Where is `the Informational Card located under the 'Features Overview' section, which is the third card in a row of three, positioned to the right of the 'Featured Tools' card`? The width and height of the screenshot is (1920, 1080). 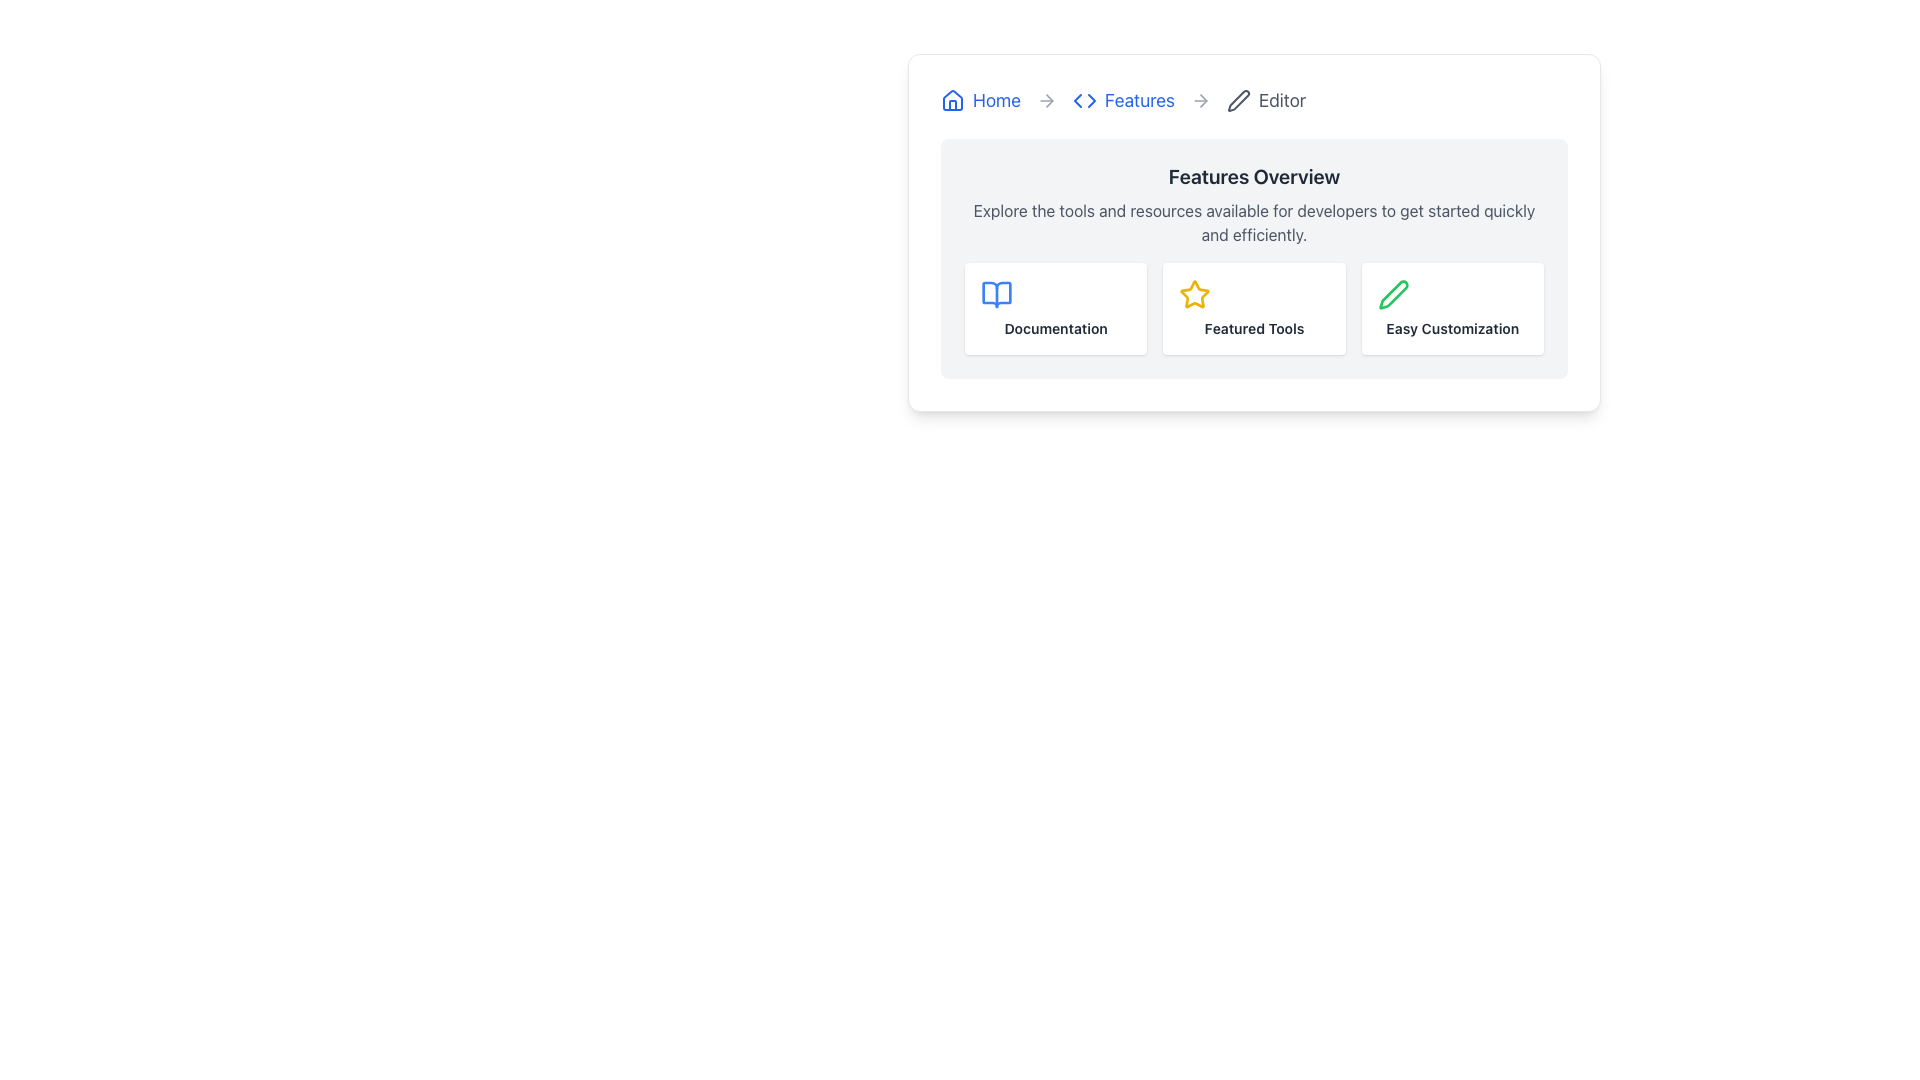 the Informational Card located under the 'Features Overview' section, which is the third card in a row of three, positioned to the right of the 'Featured Tools' card is located at coordinates (1452, 308).